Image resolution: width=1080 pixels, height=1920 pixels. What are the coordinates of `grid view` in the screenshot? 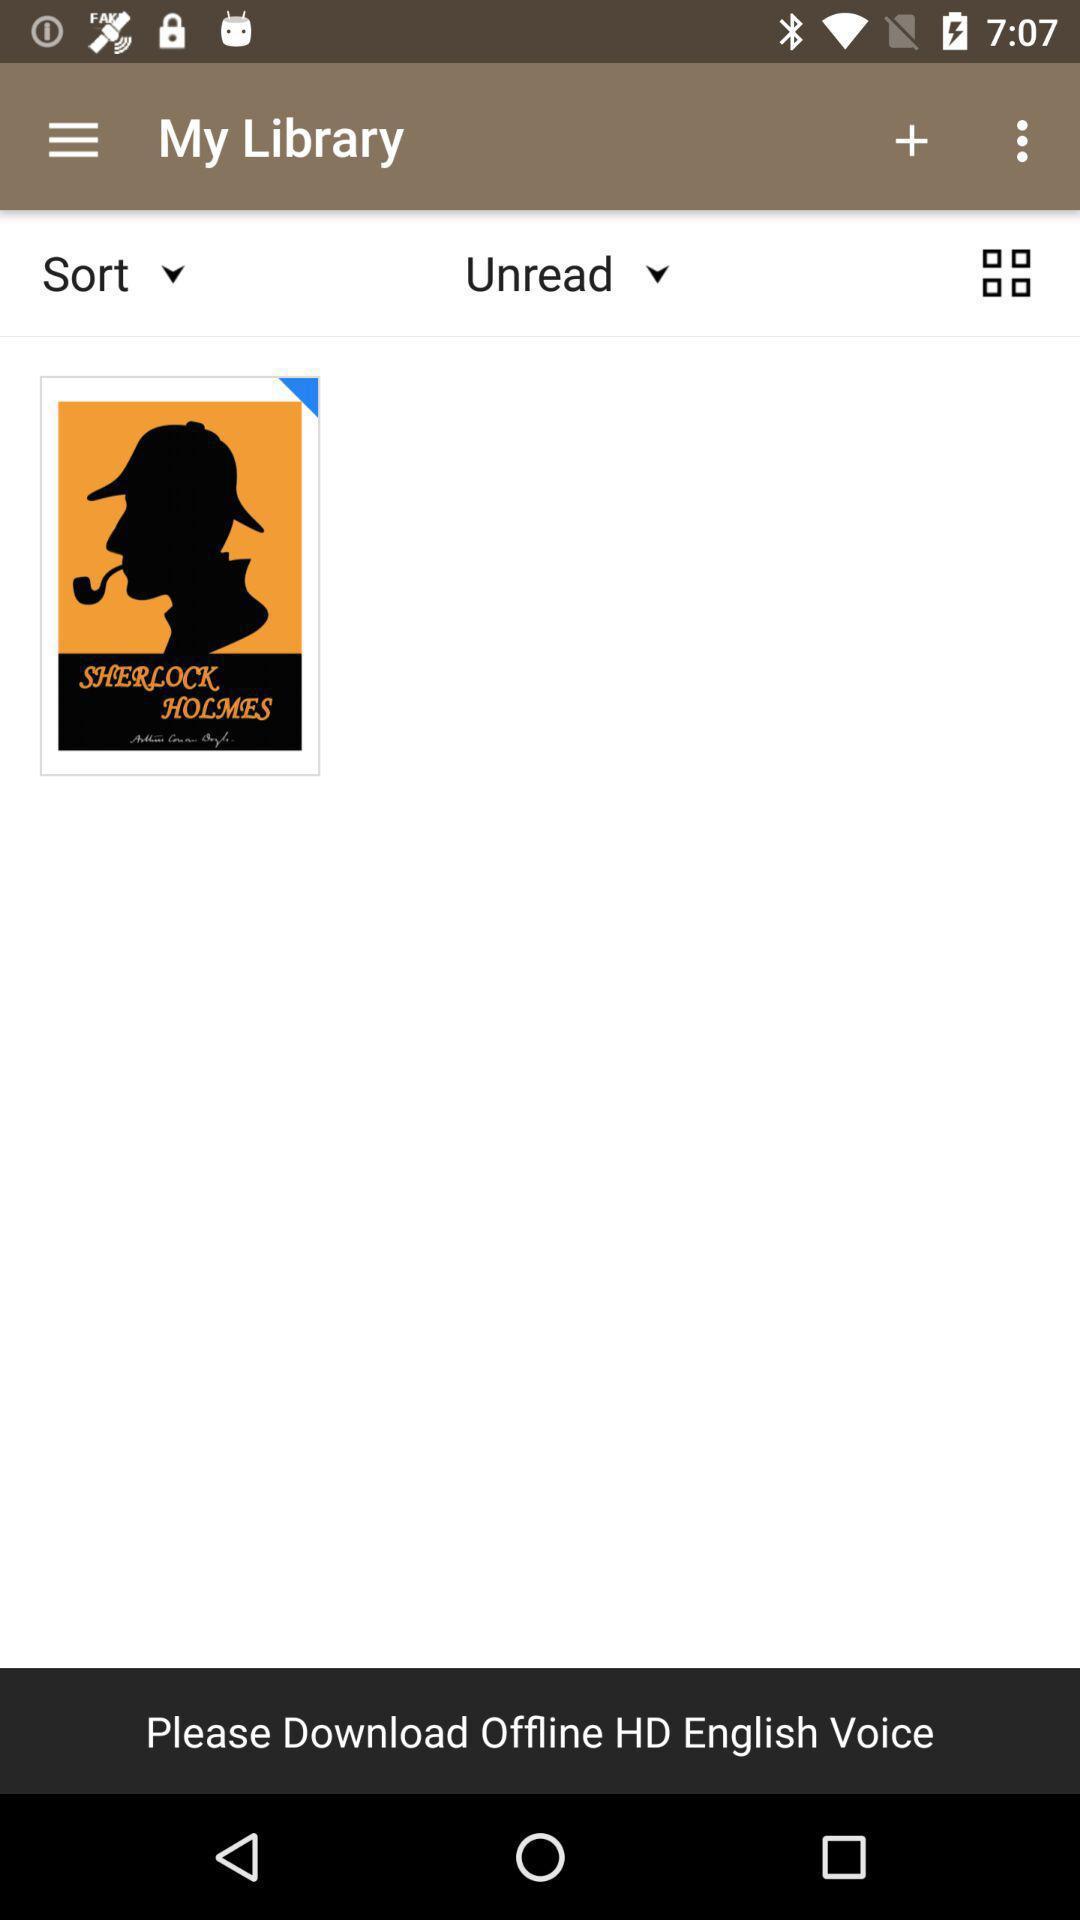 It's located at (1006, 272).